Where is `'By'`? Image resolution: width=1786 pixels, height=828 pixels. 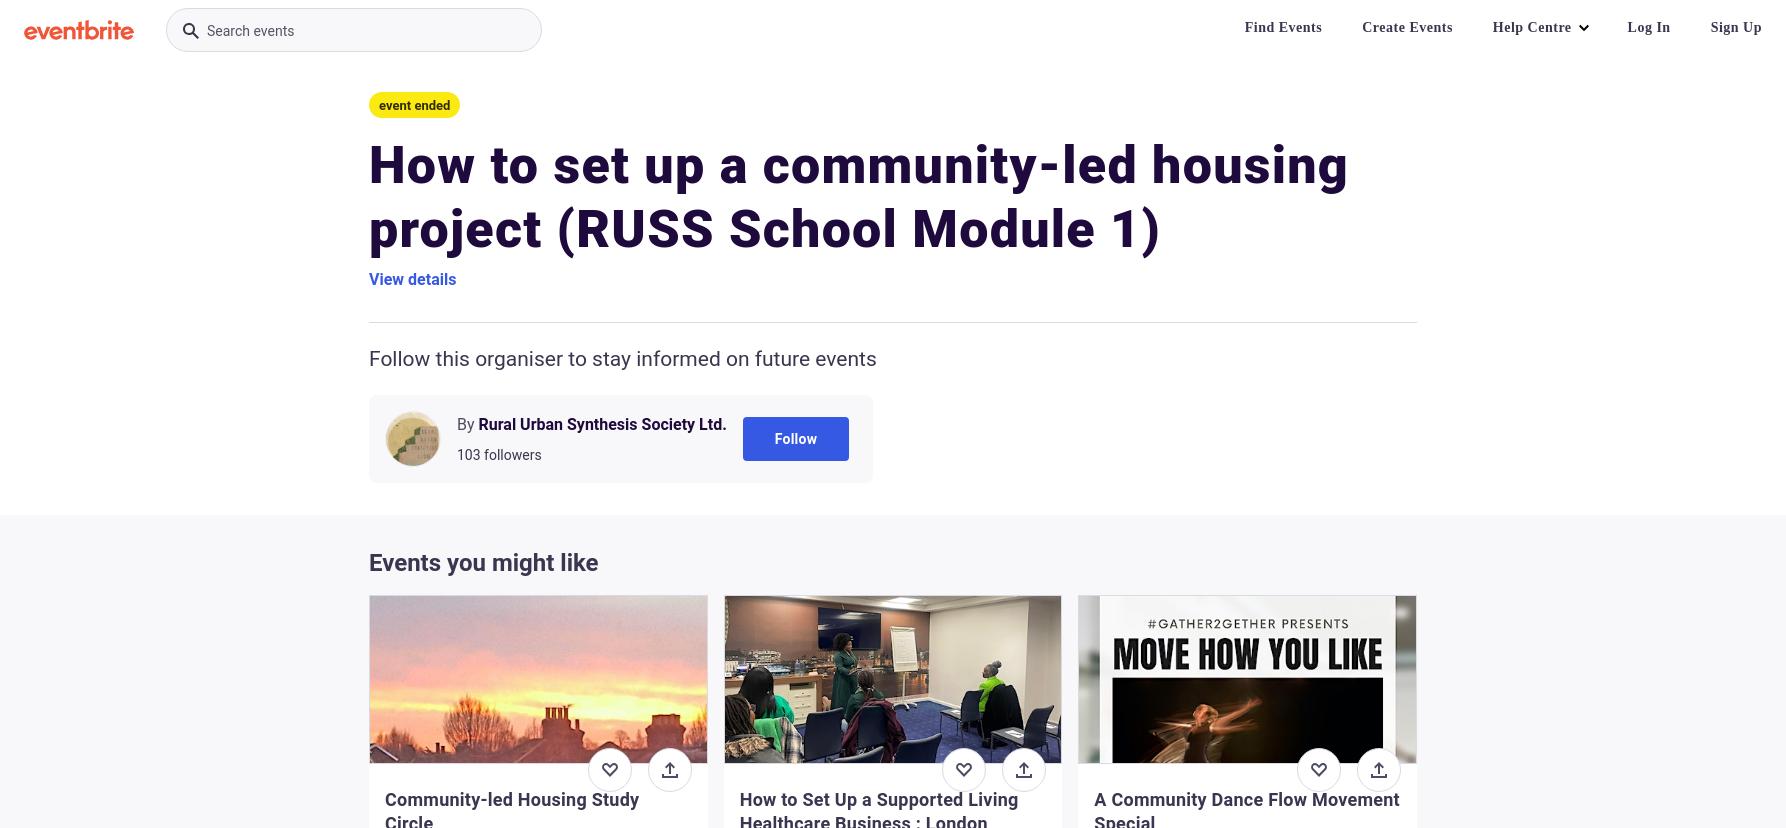
'By' is located at coordinates (464, 424).